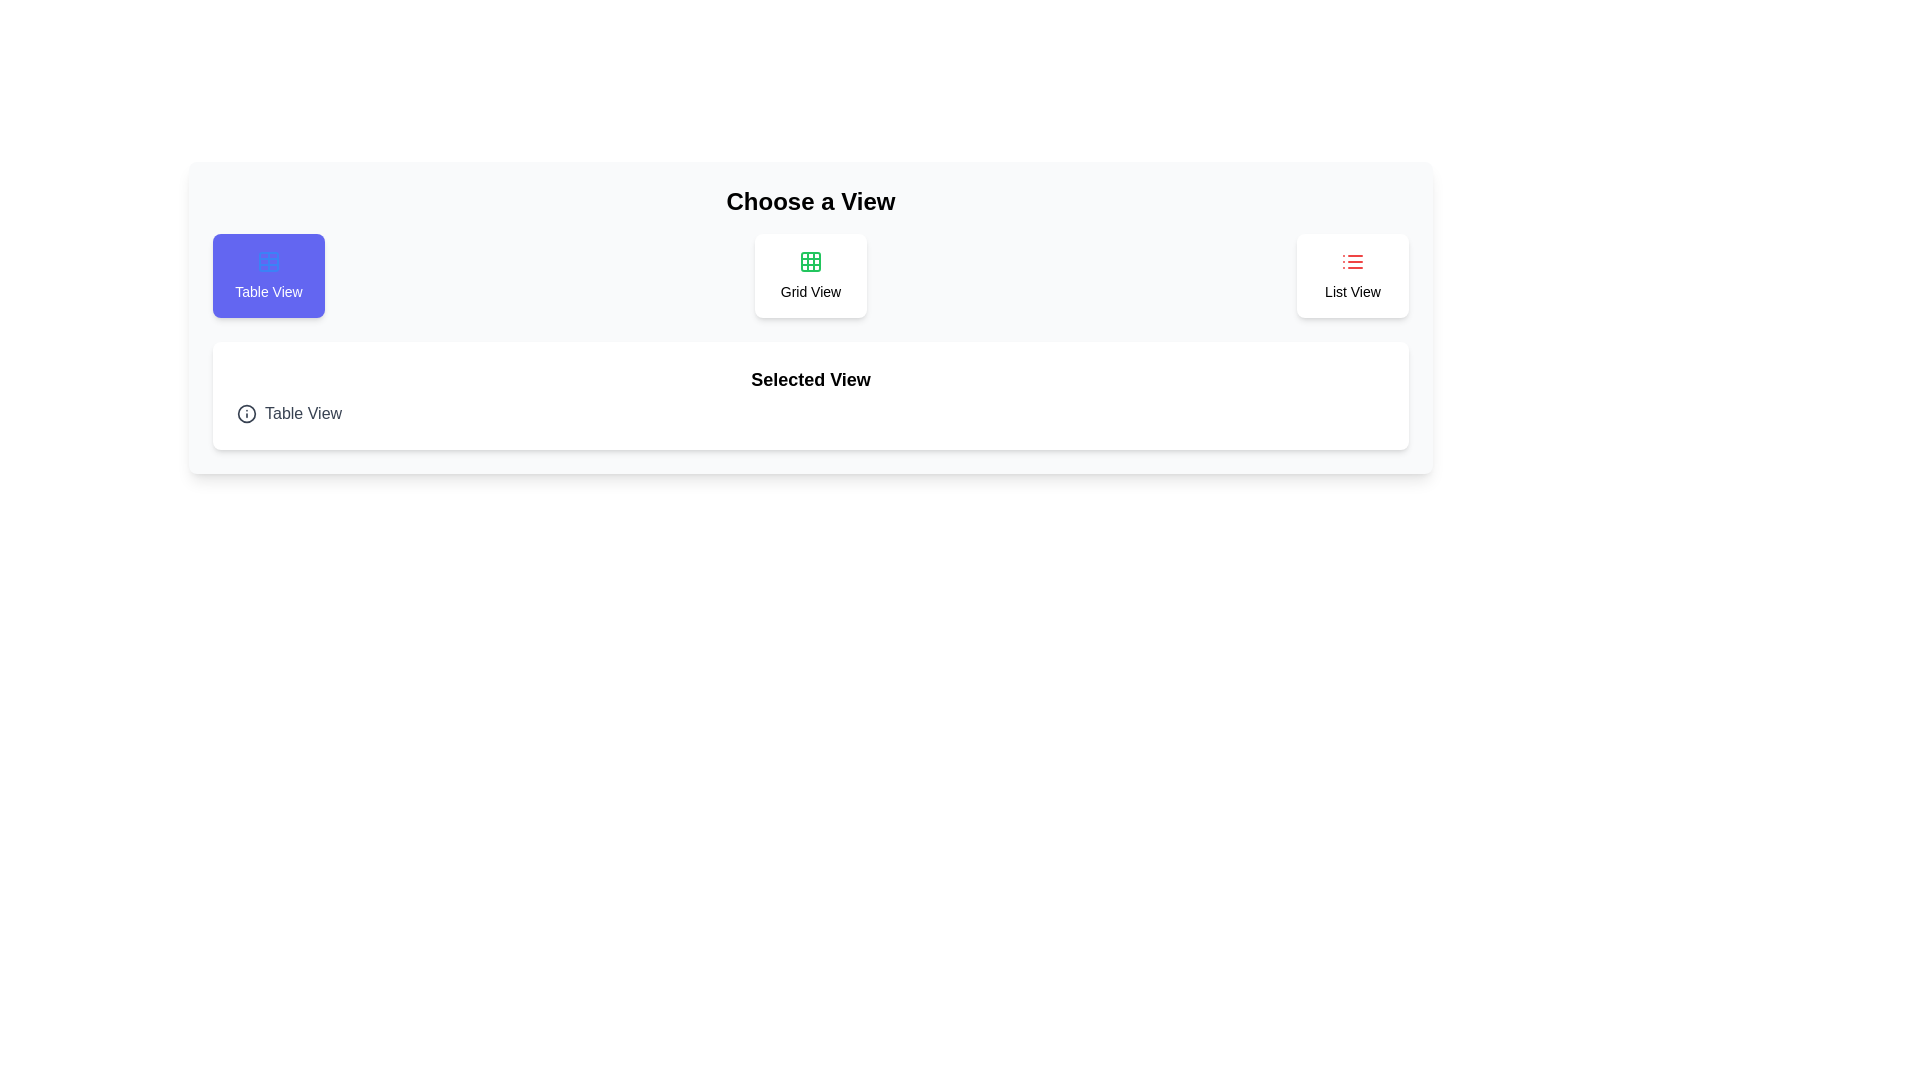 The width and height of the screenshot is (1920, 1080). Describe the element at coordinates (811, 276) in the screenshot. I see `the 'Grid View' button, which is the second button in a horizontal arrangement and features a green grid icon and the text 'Grid View'` at that location.